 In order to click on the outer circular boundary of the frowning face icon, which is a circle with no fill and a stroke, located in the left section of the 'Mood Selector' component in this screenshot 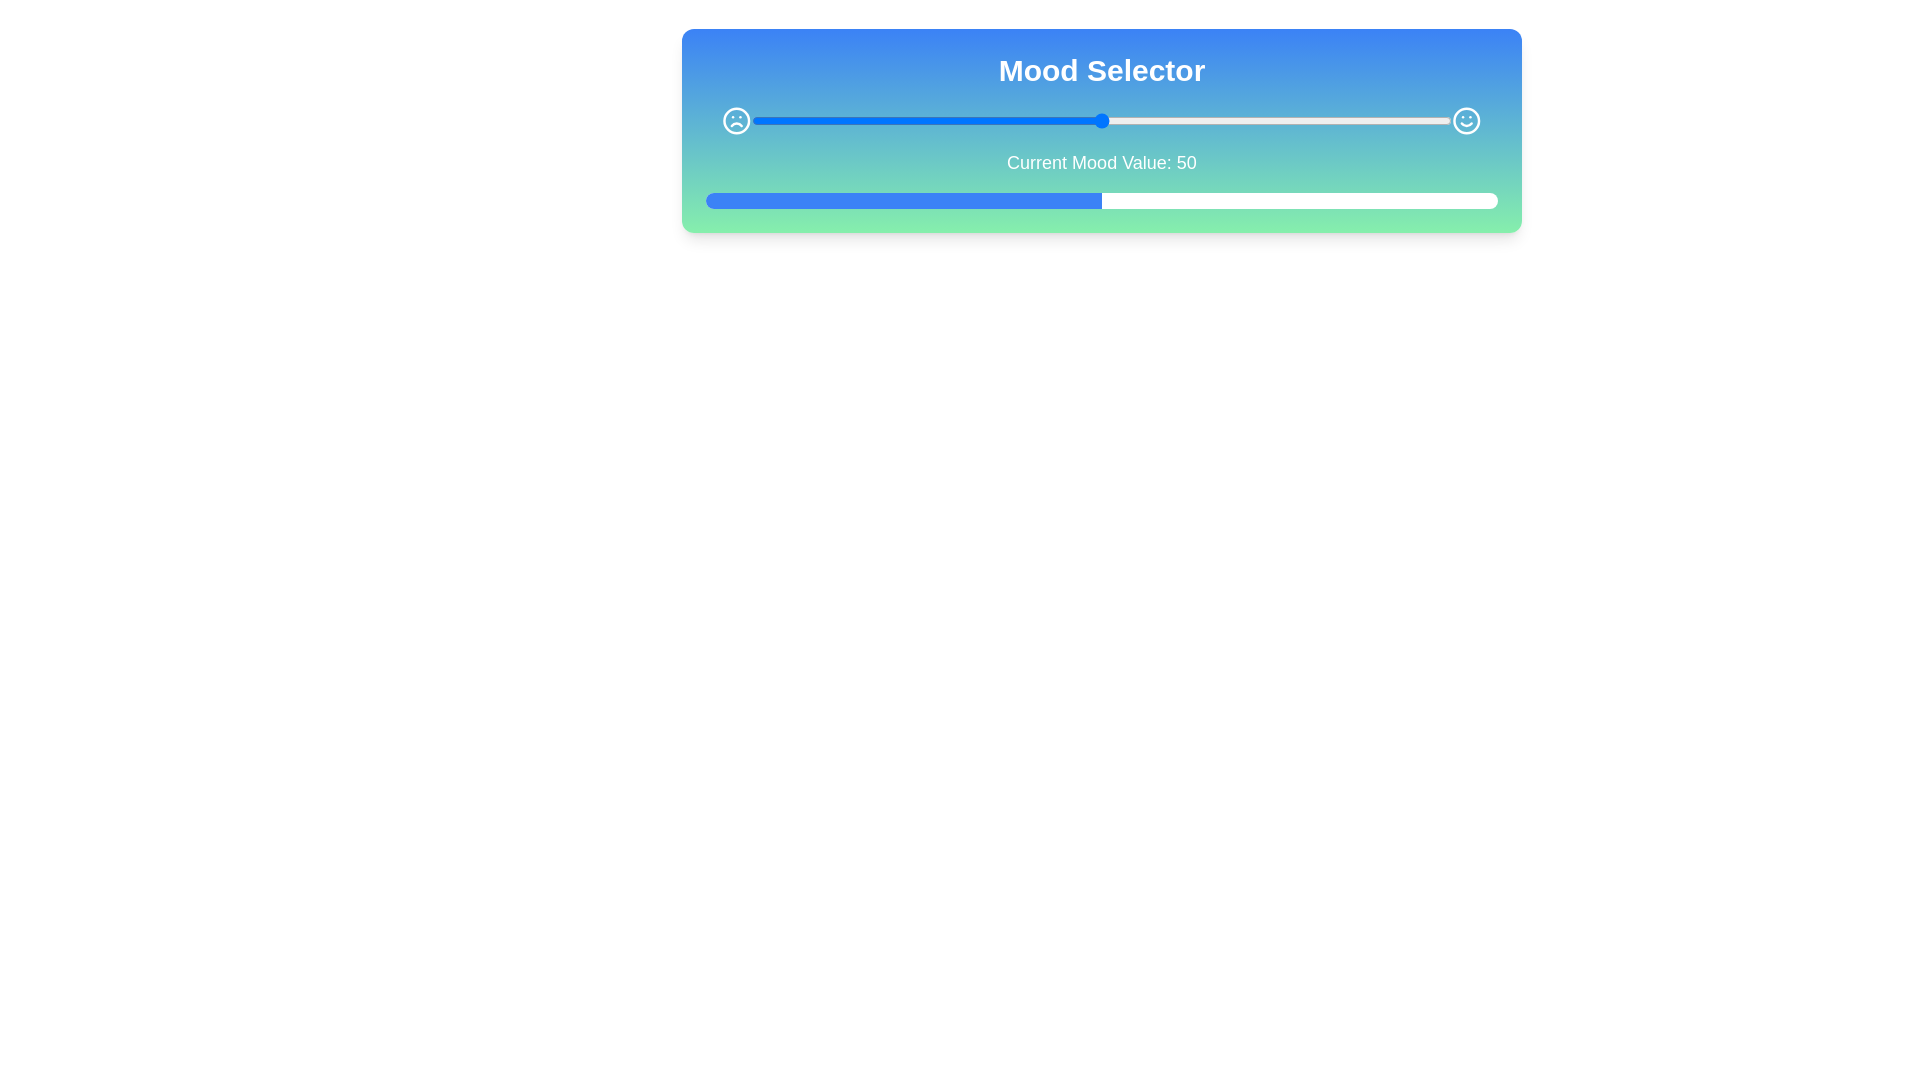, I will do `click(735, 120)`.